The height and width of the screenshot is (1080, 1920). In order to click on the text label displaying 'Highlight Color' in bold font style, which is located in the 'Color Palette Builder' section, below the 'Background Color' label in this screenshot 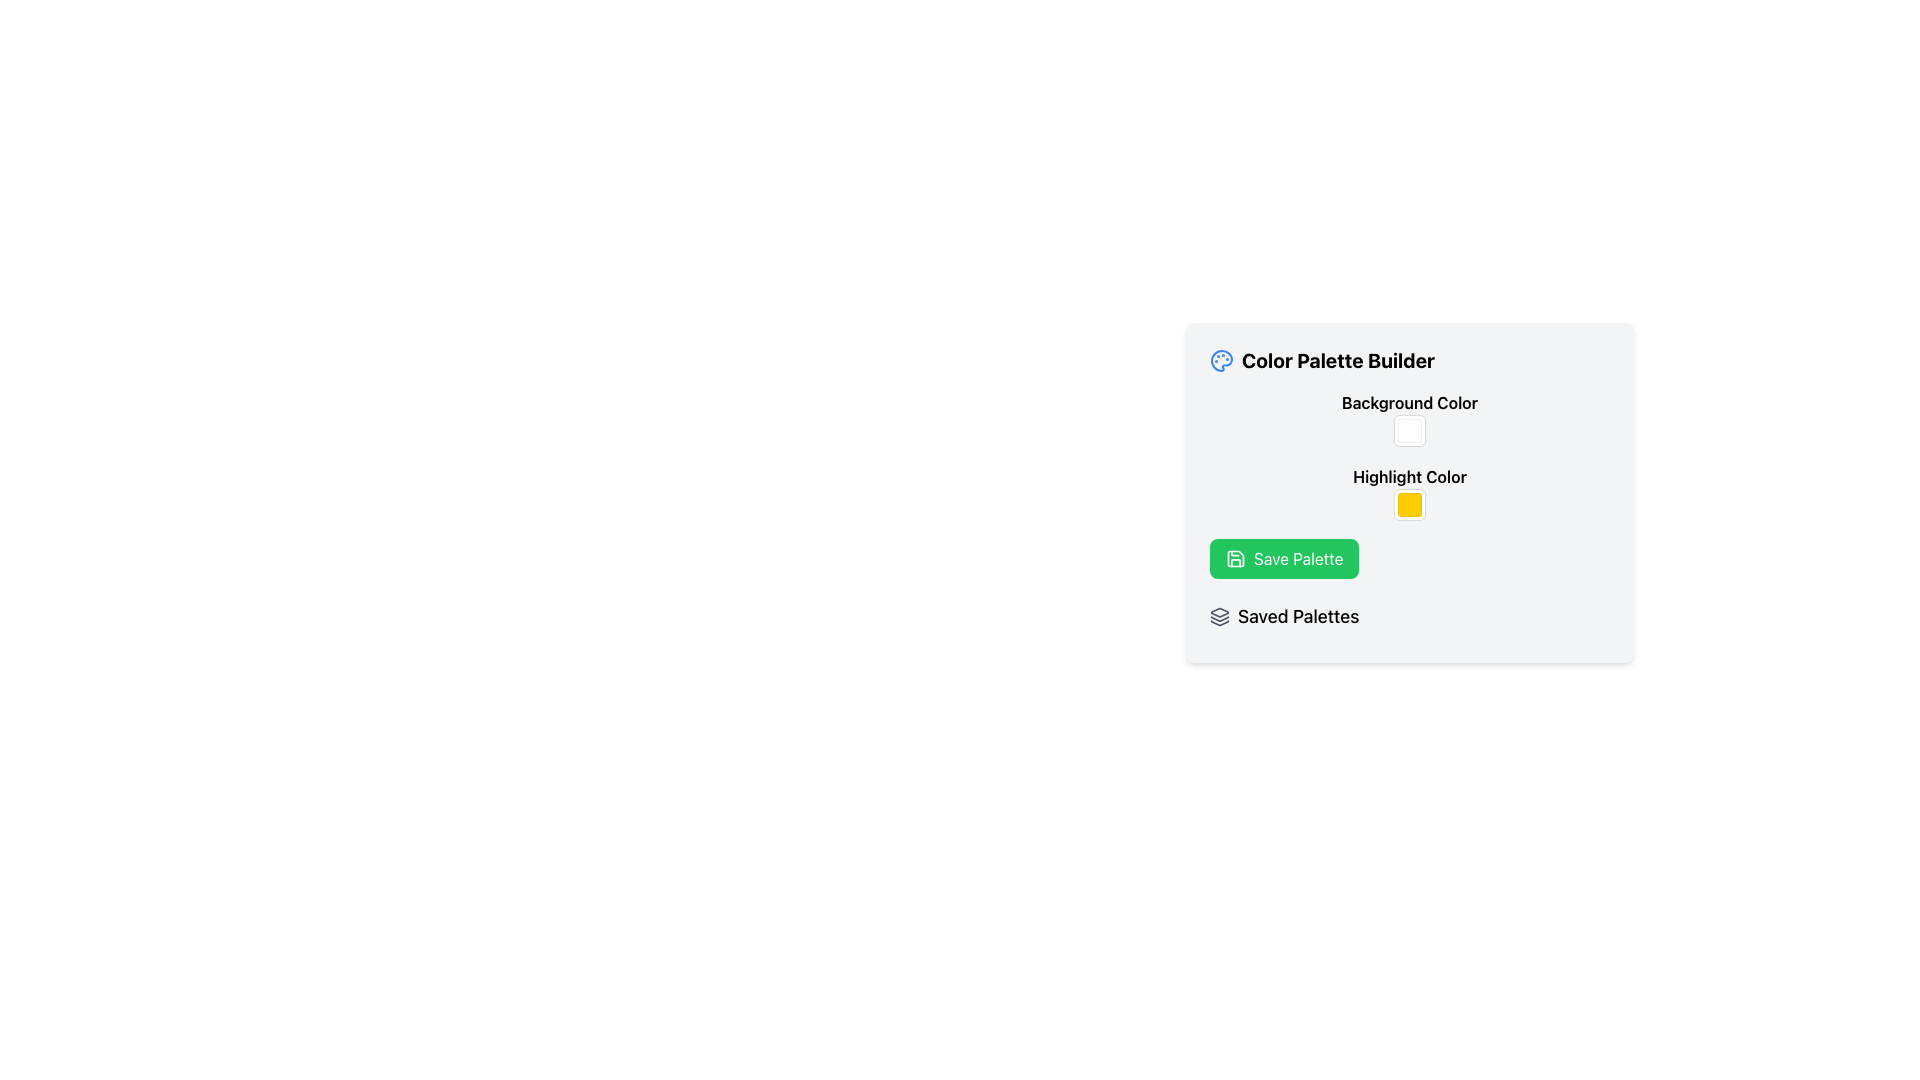, I will do `click(1409, 477)`.